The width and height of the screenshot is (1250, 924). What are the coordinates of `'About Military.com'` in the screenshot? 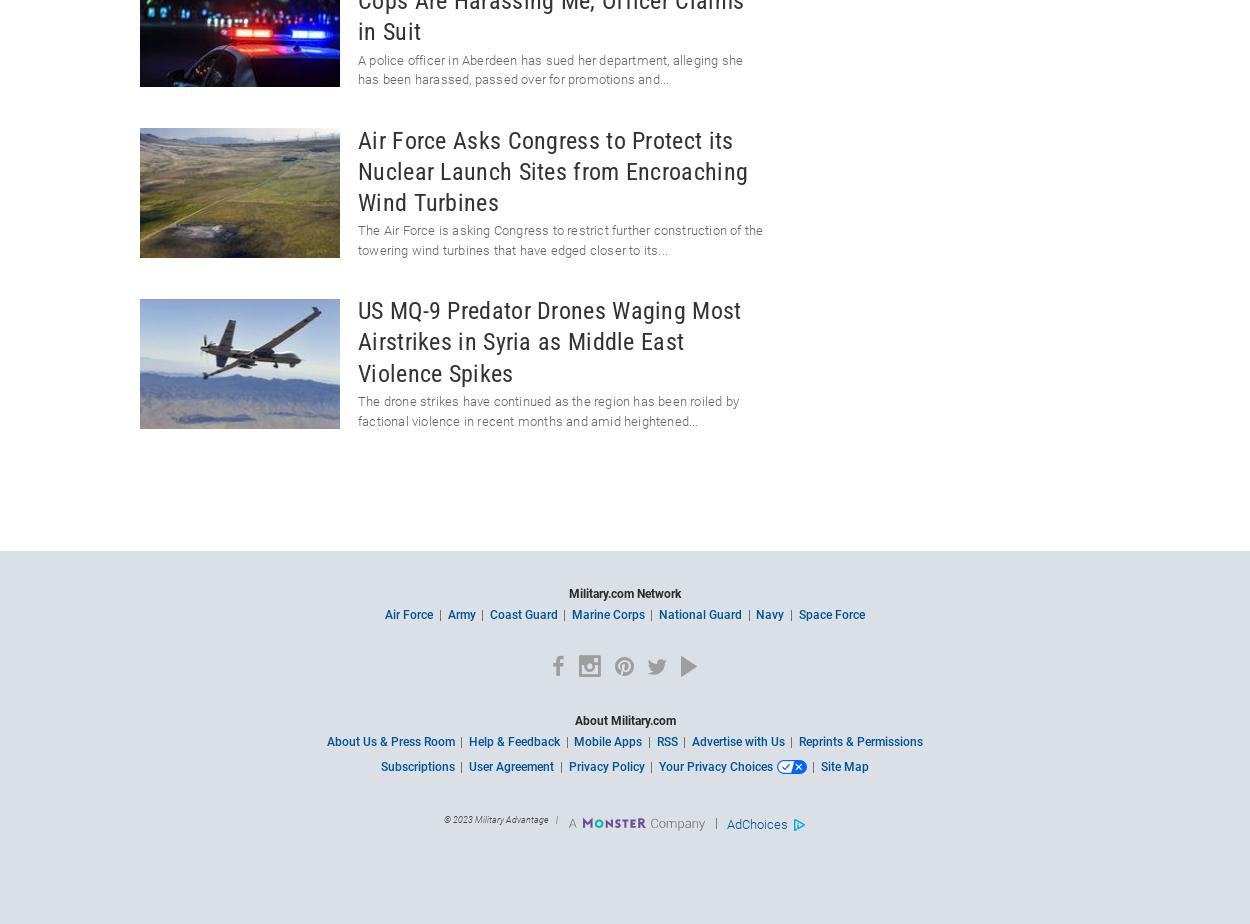 It's located at (623, 719).